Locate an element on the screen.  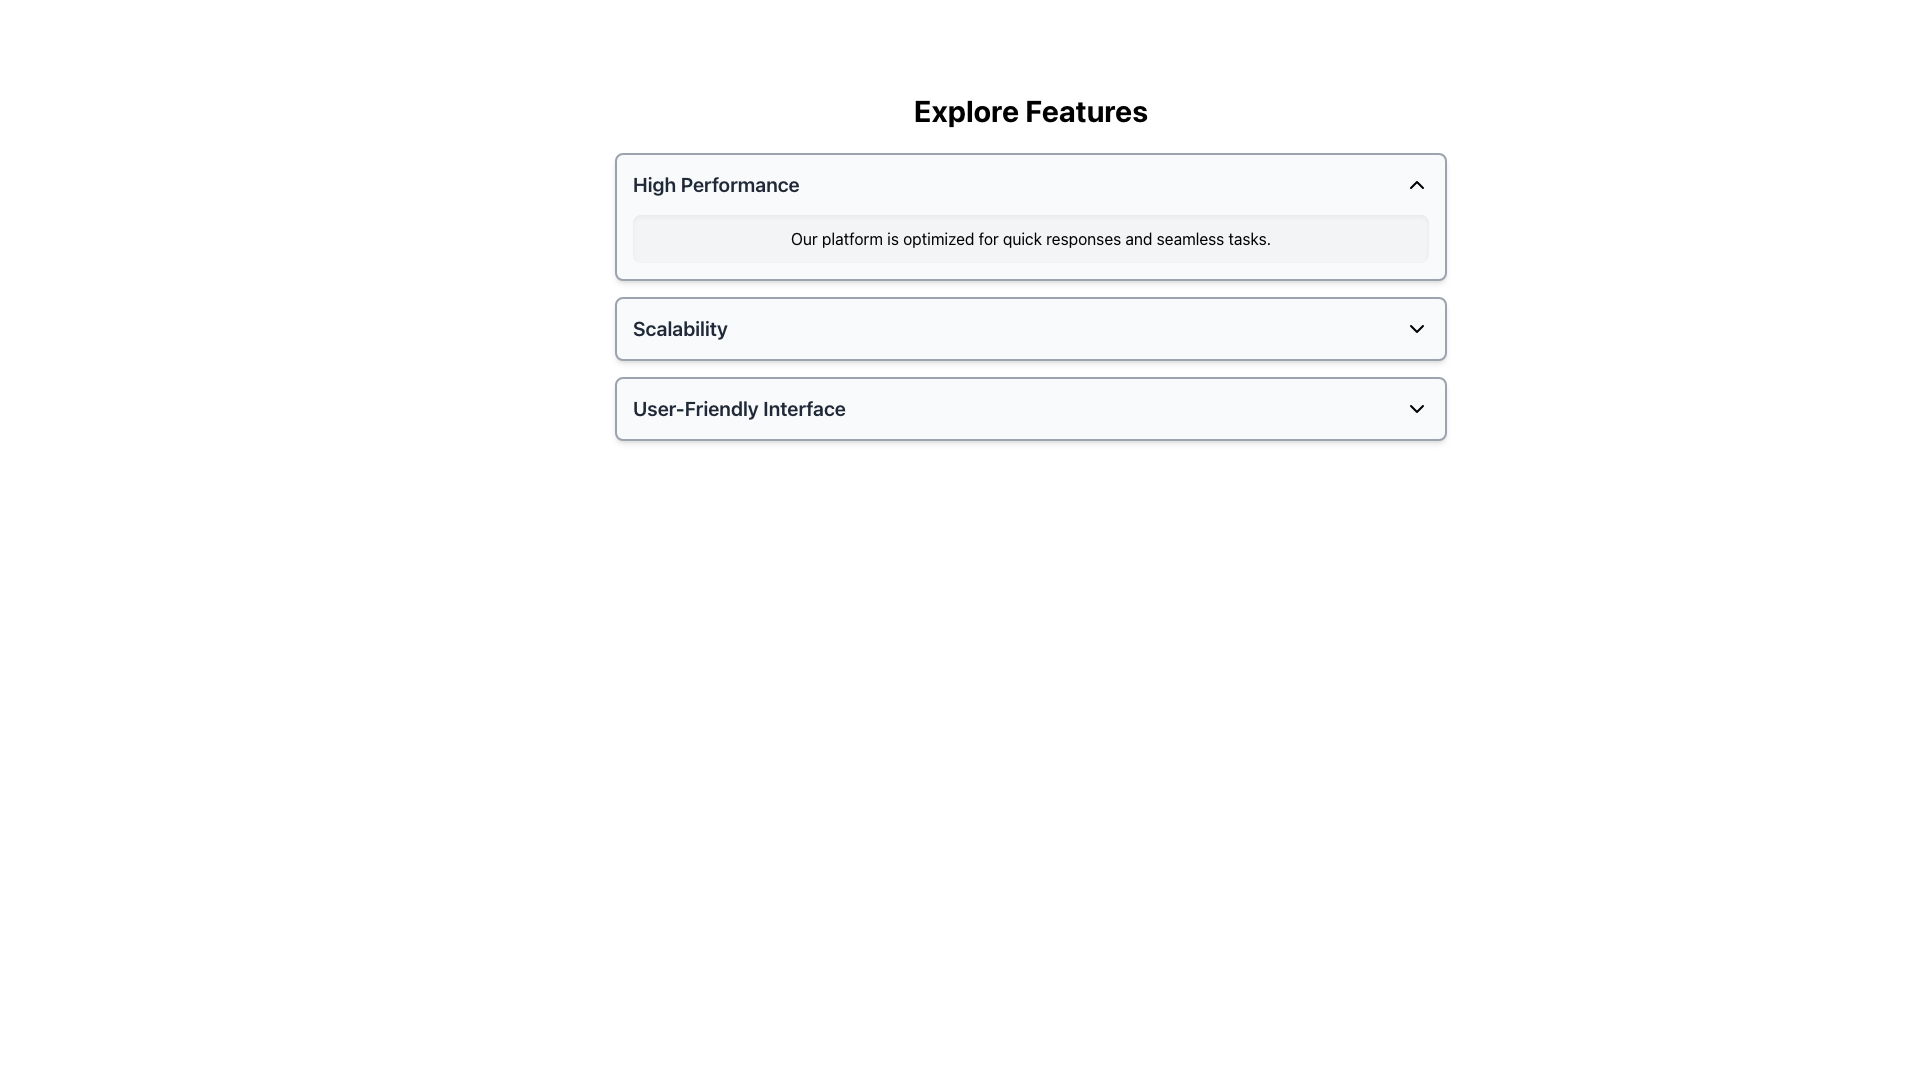
the Text label representing the title of the second section under 'Explore Features' is located at coordinates (680, 327).